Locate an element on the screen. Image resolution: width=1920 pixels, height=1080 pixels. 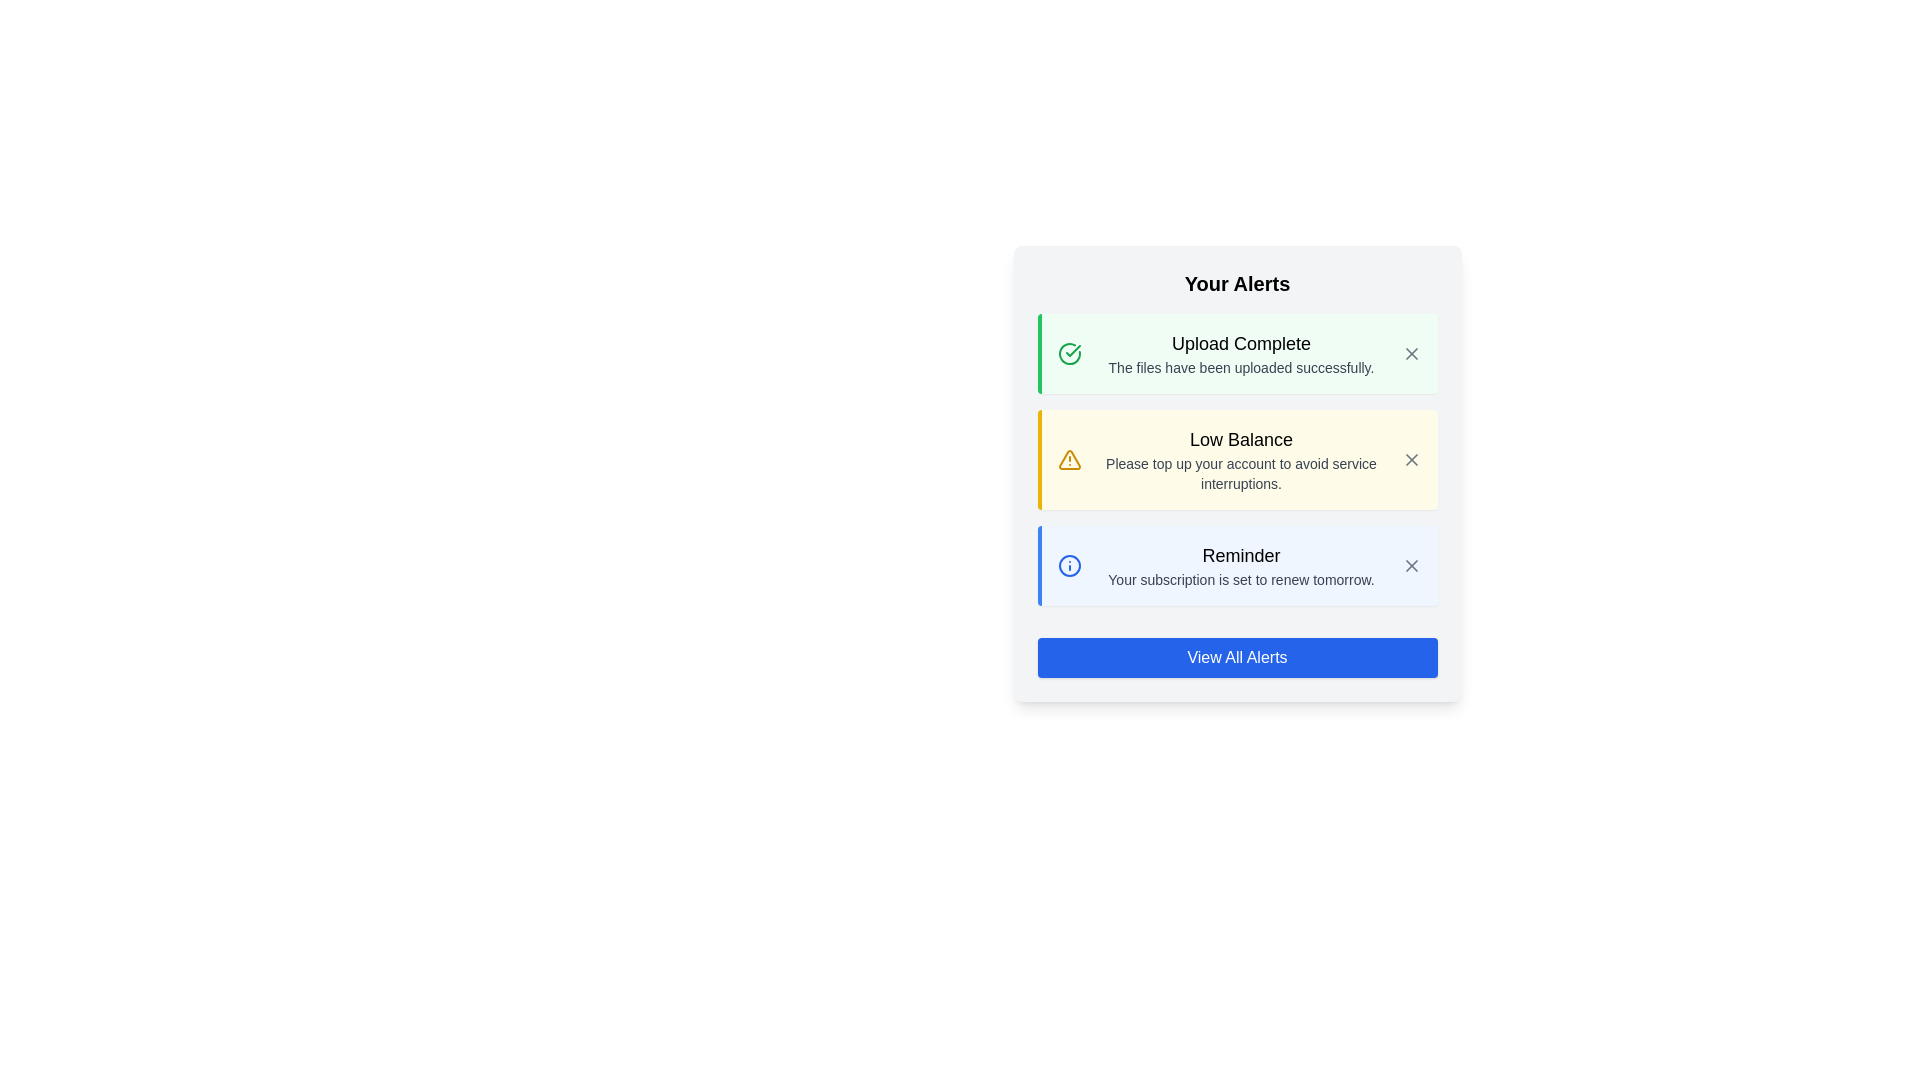
the circular blue icon with a white background, which features a vertical line and a dot above it, located to the left of the text 'Reminder' in the 'Your Alerts' section of the notification card is located at coordinates (1068, 566).